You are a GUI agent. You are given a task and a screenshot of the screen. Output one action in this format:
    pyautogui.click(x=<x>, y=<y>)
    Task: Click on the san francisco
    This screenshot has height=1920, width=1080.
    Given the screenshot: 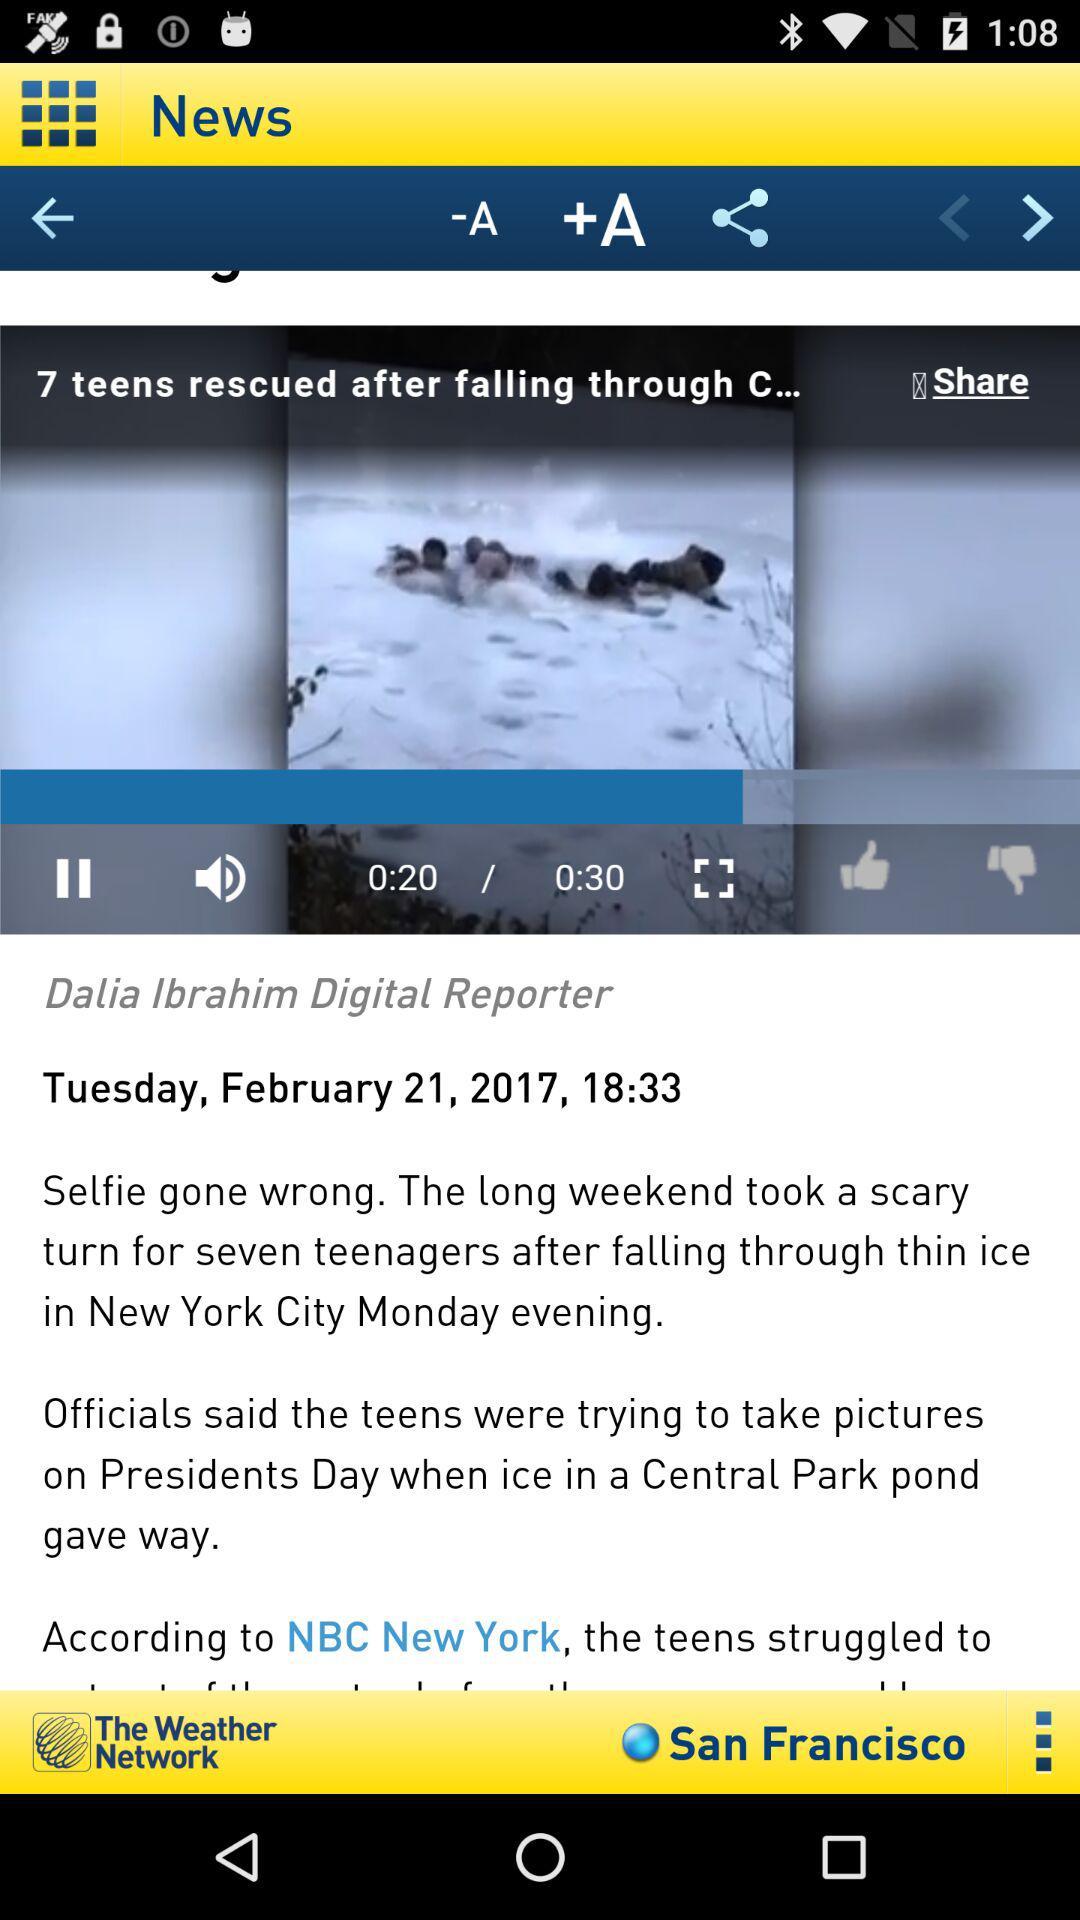 What is the action you would take?
    pyautogui.click(x=789, y=1741)
    